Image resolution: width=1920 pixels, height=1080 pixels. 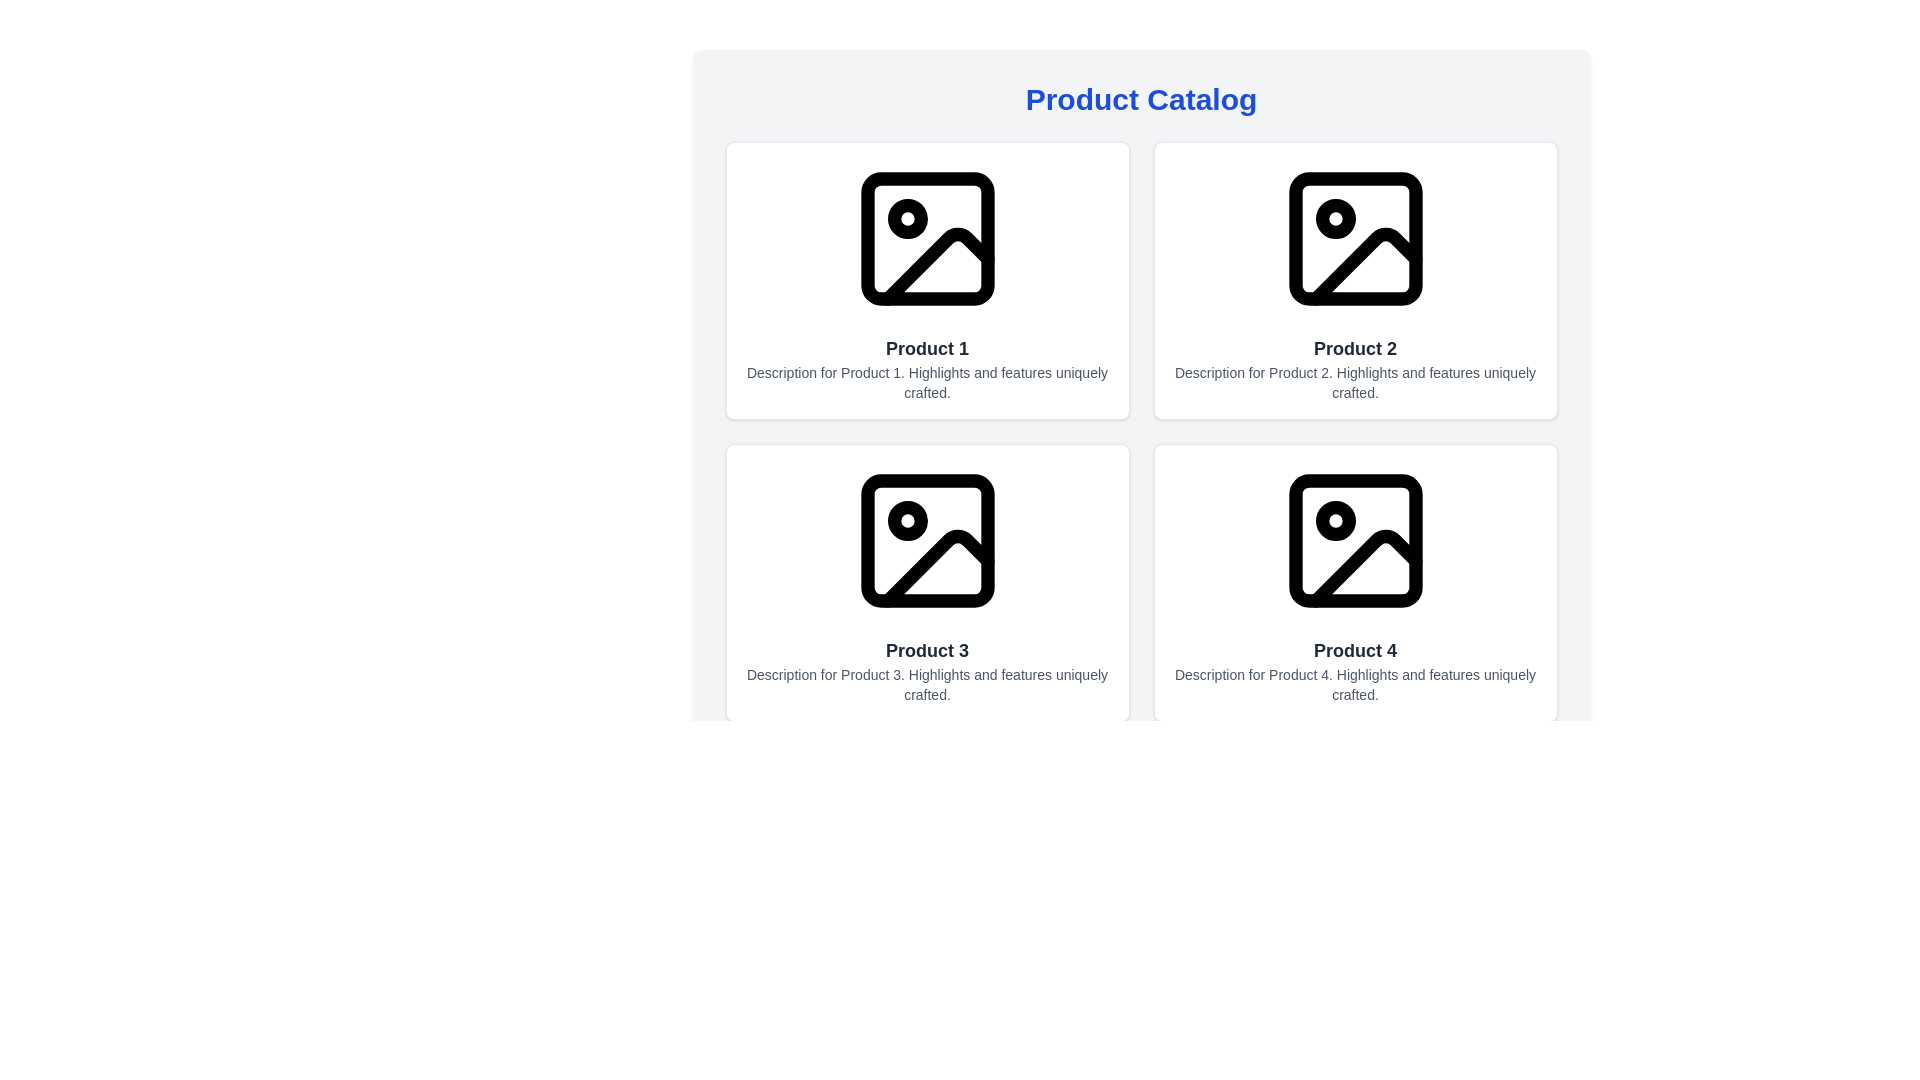 What do you see at coordinates (926, 238) in the screenshot?
I see `the Rectangle element within the SVG graphic that serves as an image placeholder for the Product 1 card, located in the top-left area of the icon` at bounding box center [926, 238].